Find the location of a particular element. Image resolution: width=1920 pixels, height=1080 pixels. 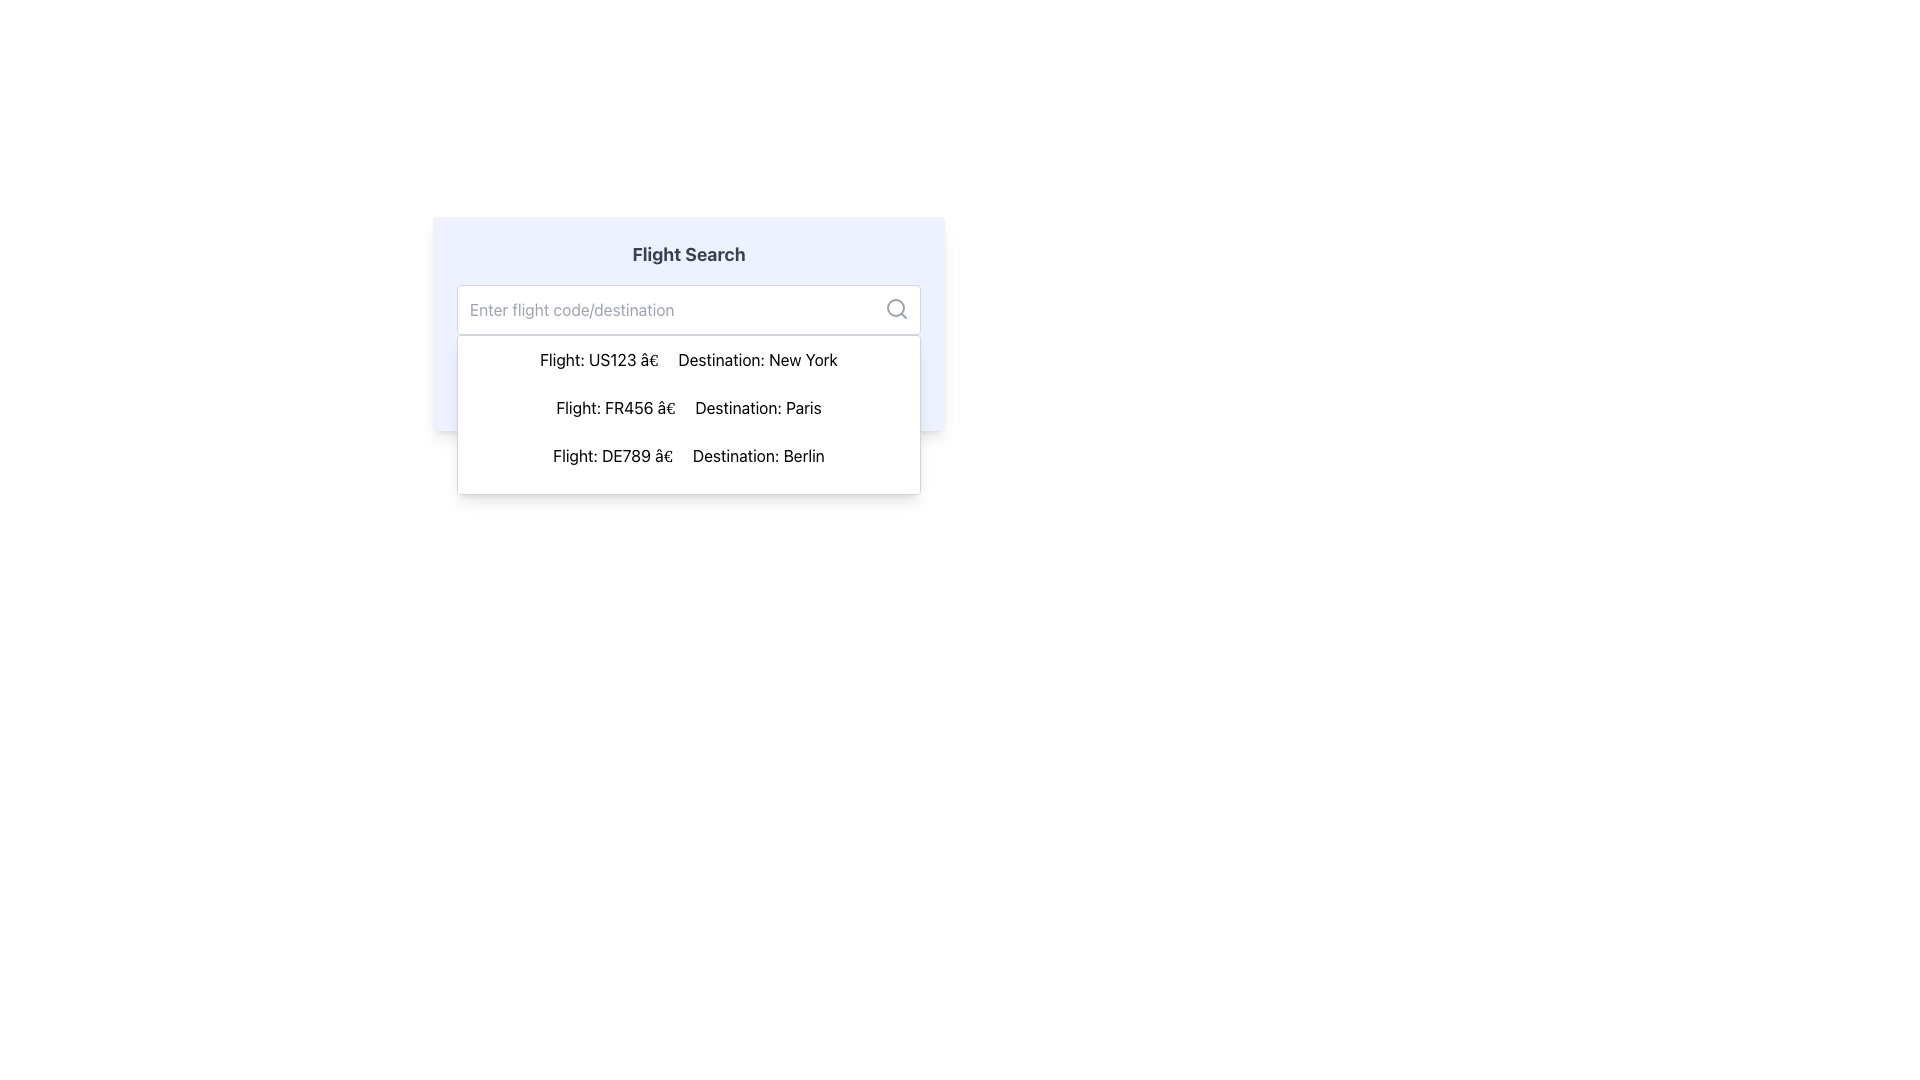

to select the flight entry for flight 'US123' to New York, which is the first item in the dropdown list of flight options is located at coordinates (689, 358).